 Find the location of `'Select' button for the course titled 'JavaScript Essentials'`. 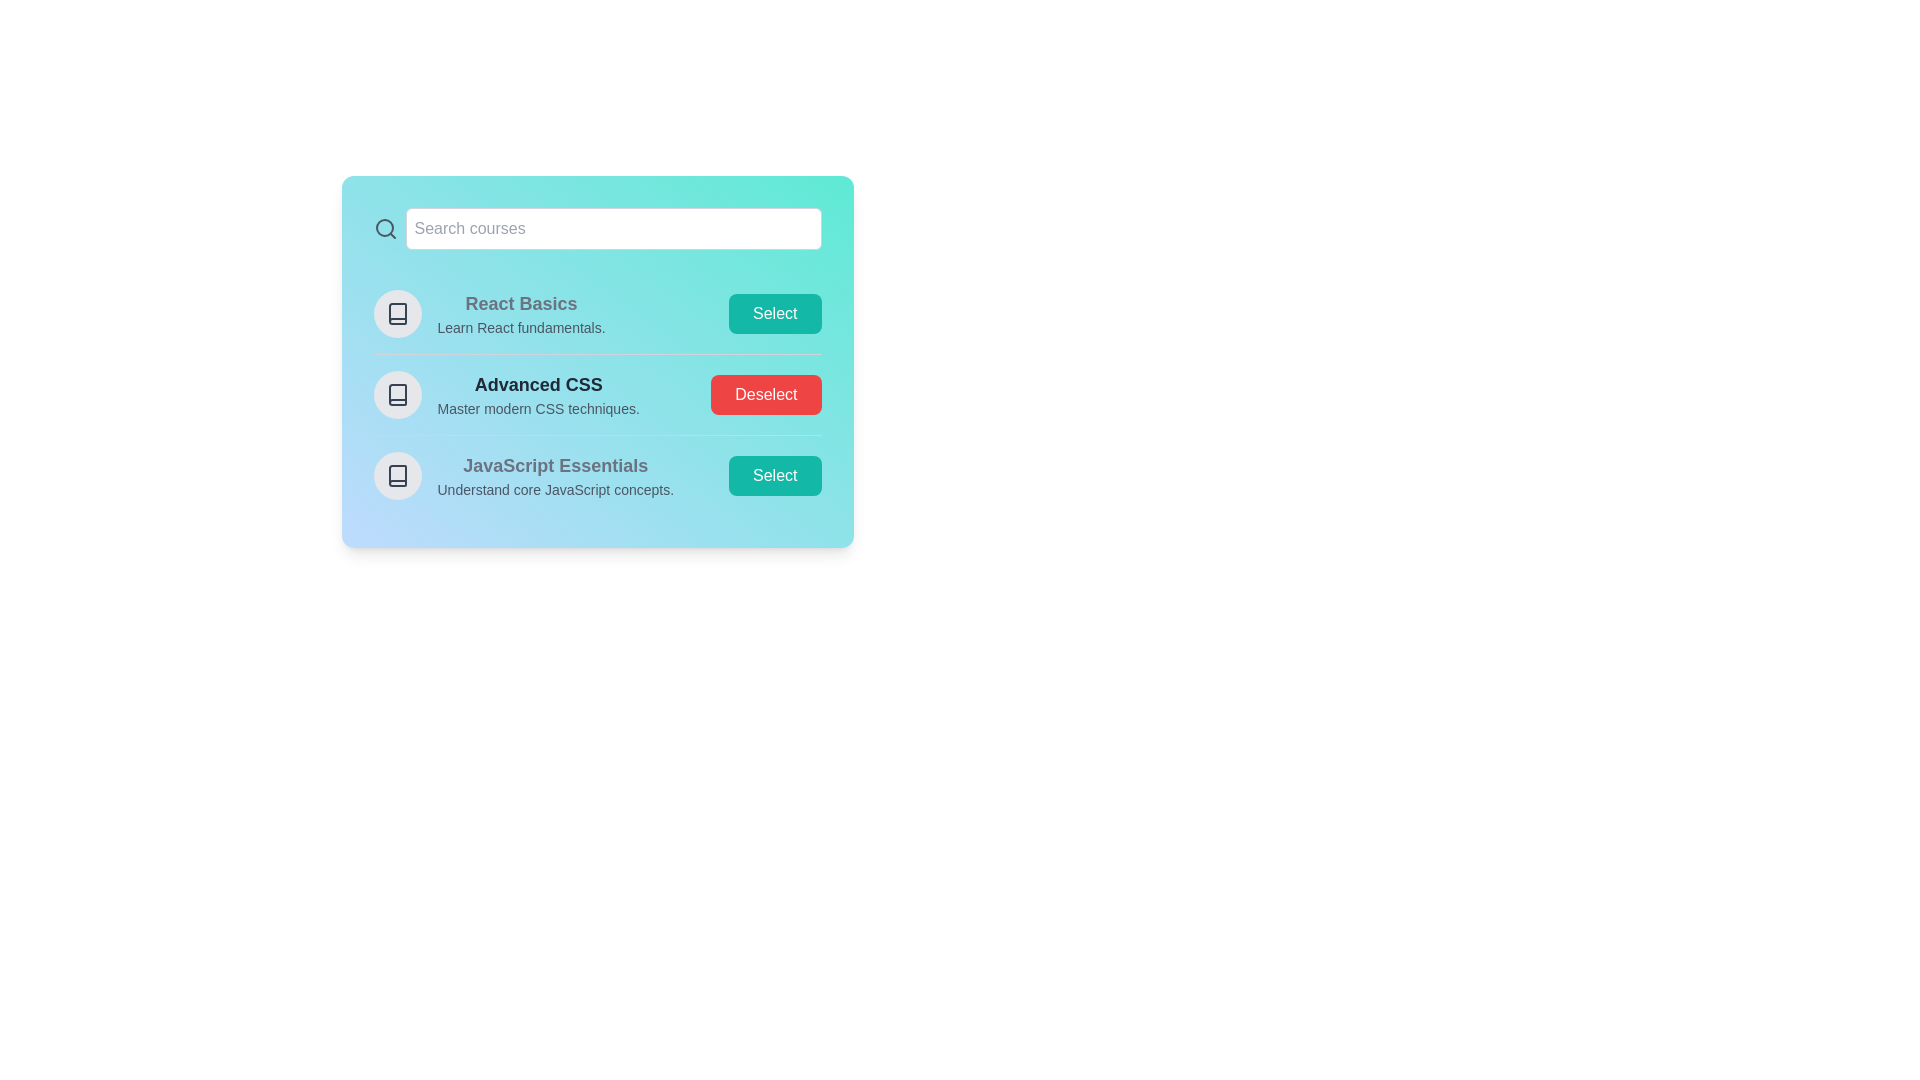

'Select' button for the course titled 'JavaScript Essentials' is located at coordinates (774, 475).